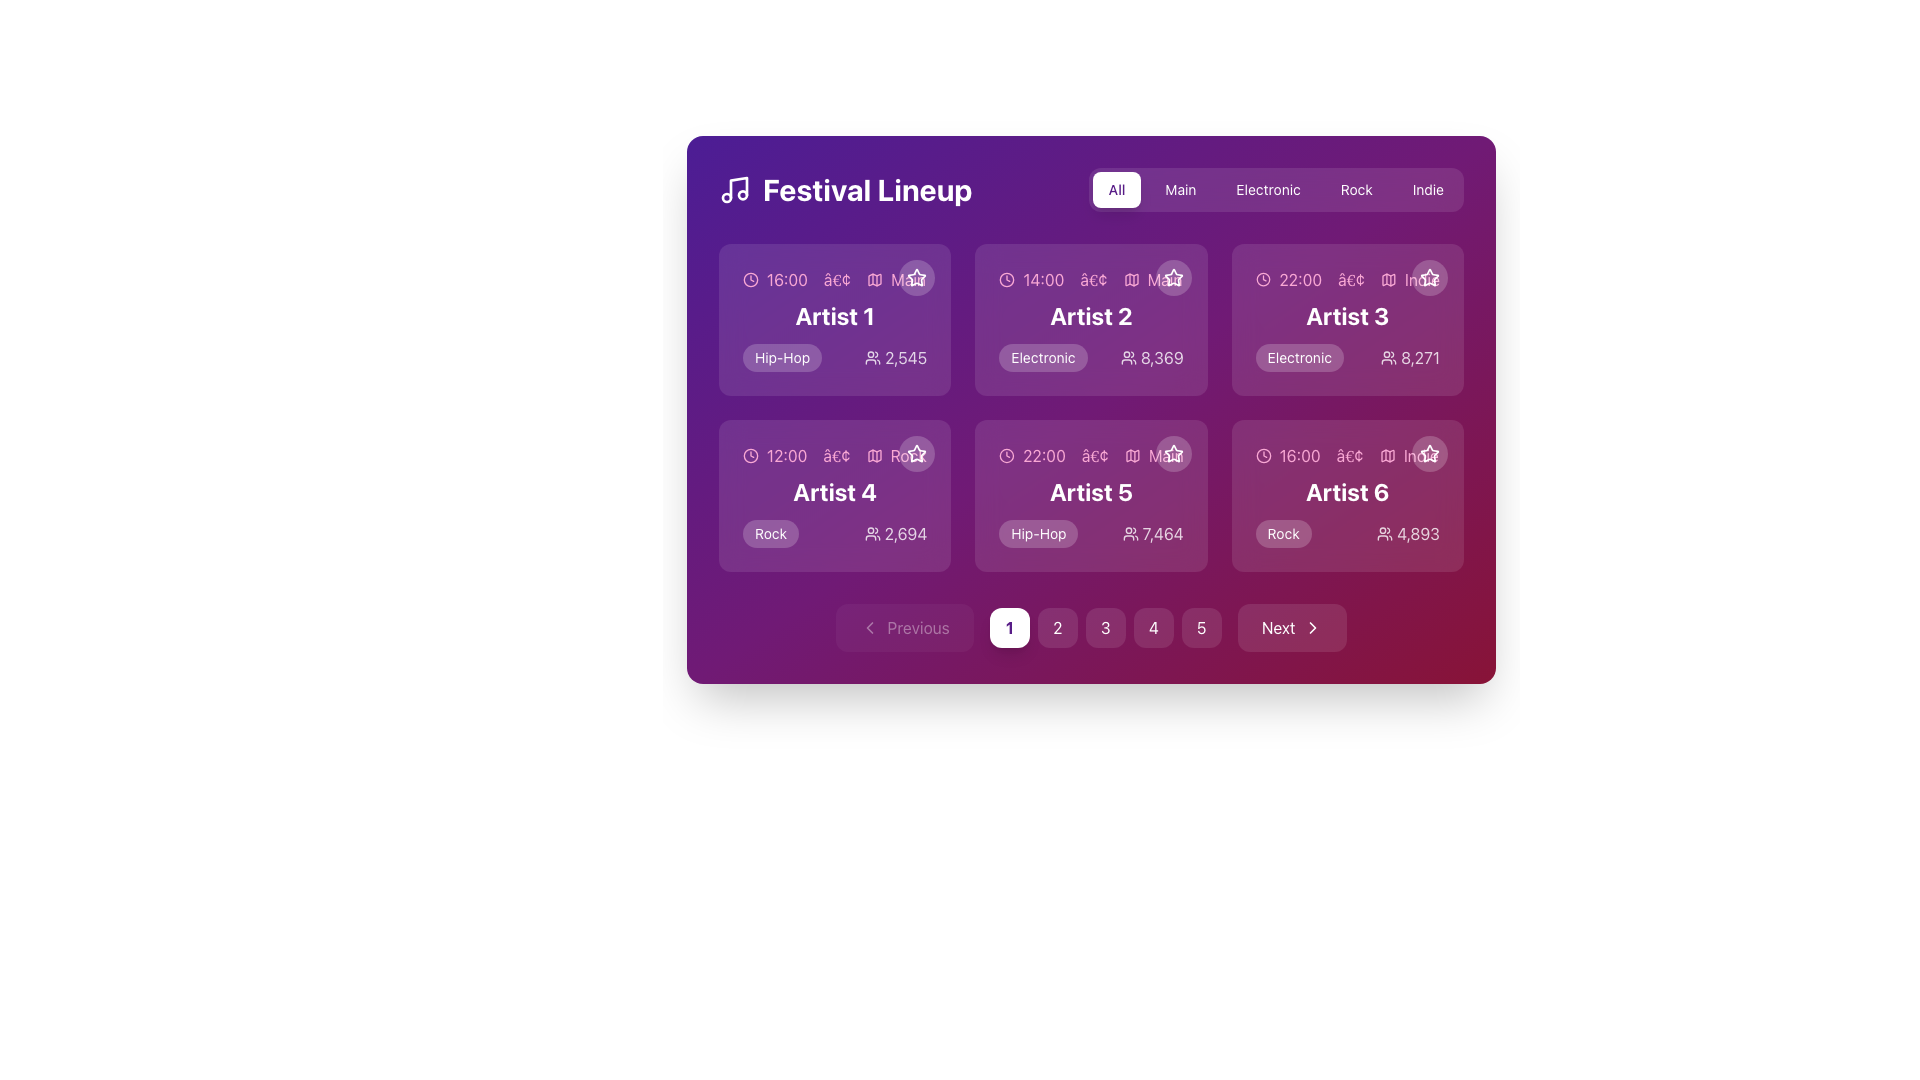 This screenshot has height=1080, width=1920. I want to click on the map icon located in the second card of the first row, which is styled with a modern graphic design and resembles a folded map, so click(1131, 280).